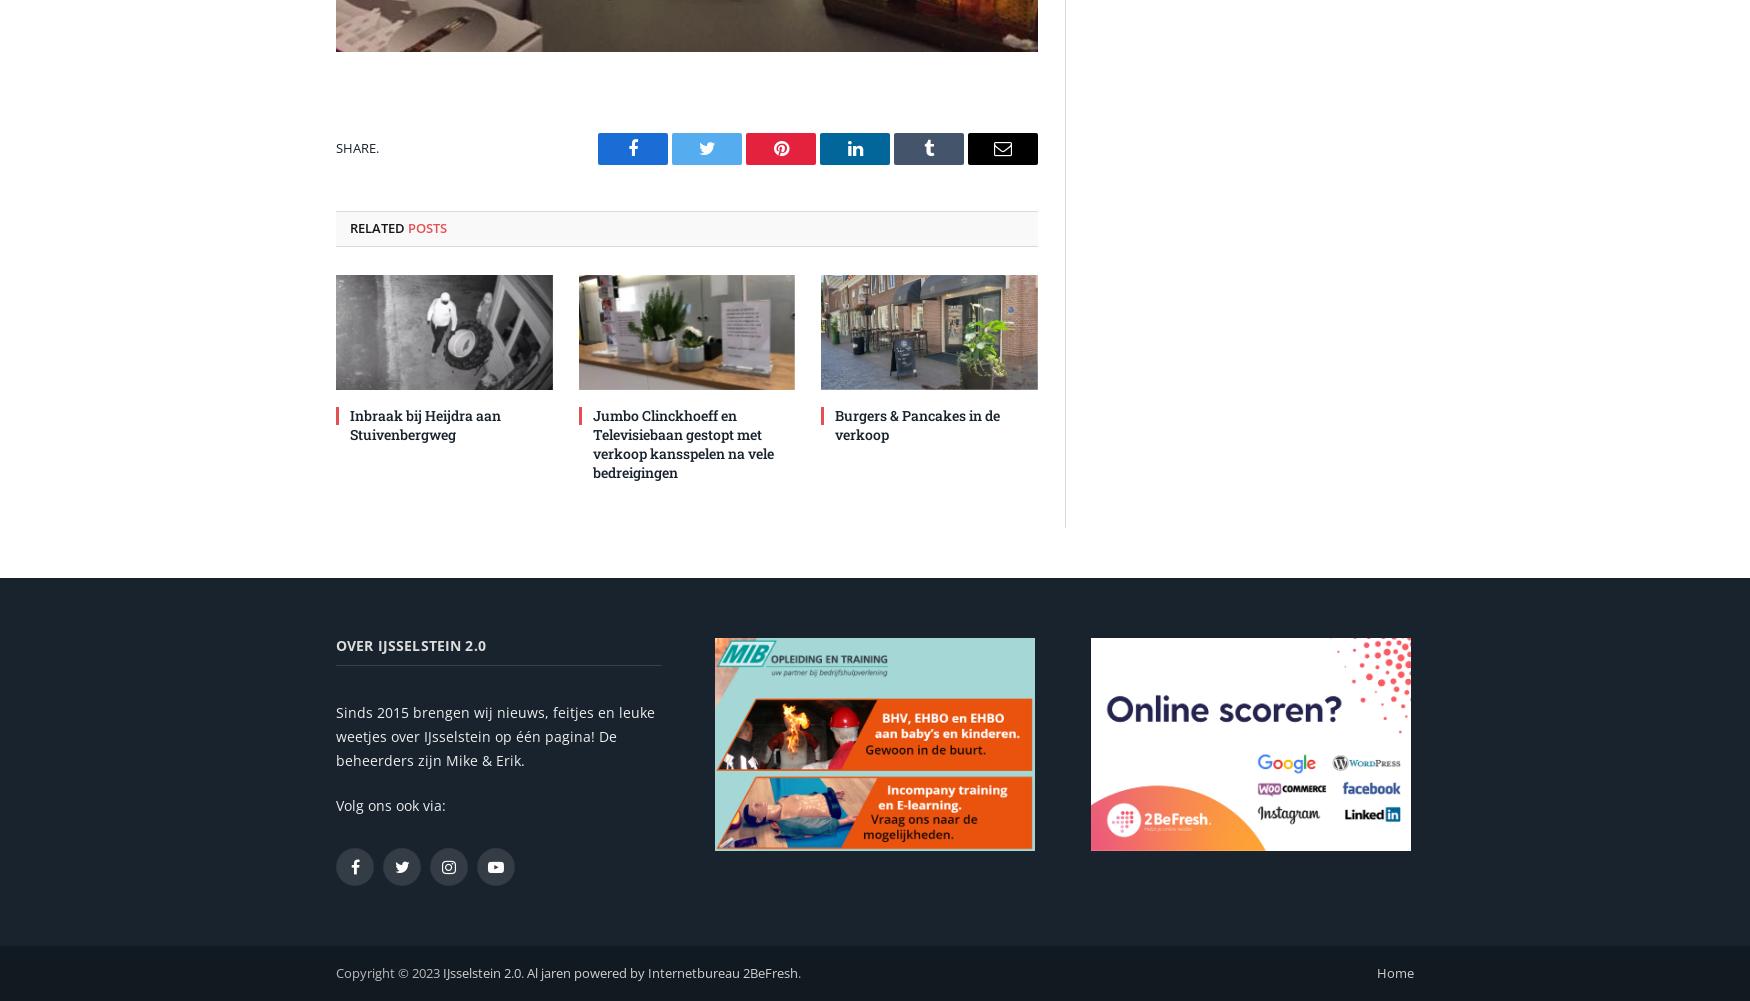 This screenshot has width=1750, height=1001. What do you see at coordinates (681, 443) in the screenshot?
I see `'Jumbo Clinckhoeff en Televisiebaan gestopt met verkoop kansspelen na vele bedreigingen'` at bounding box center [681, 443].